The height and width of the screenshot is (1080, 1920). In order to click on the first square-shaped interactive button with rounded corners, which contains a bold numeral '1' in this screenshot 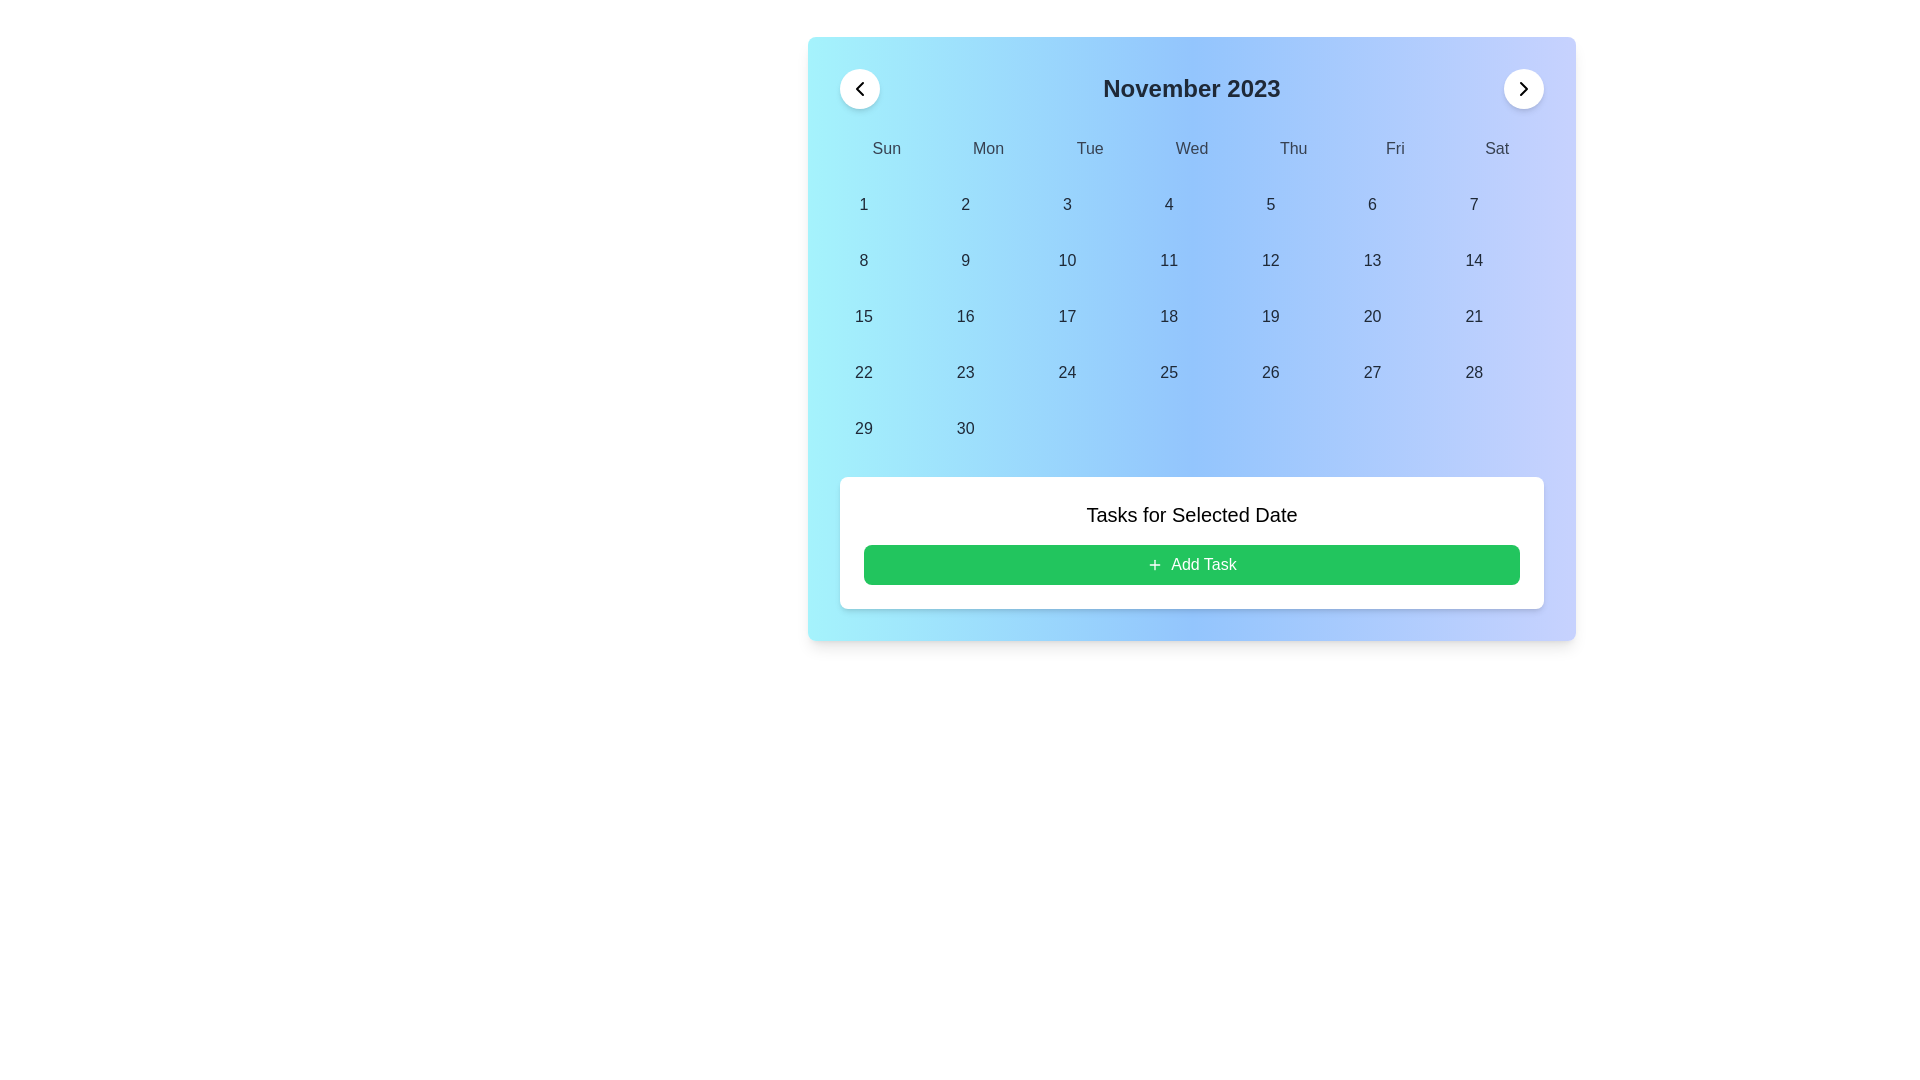, I will do `click(864, 204)`.